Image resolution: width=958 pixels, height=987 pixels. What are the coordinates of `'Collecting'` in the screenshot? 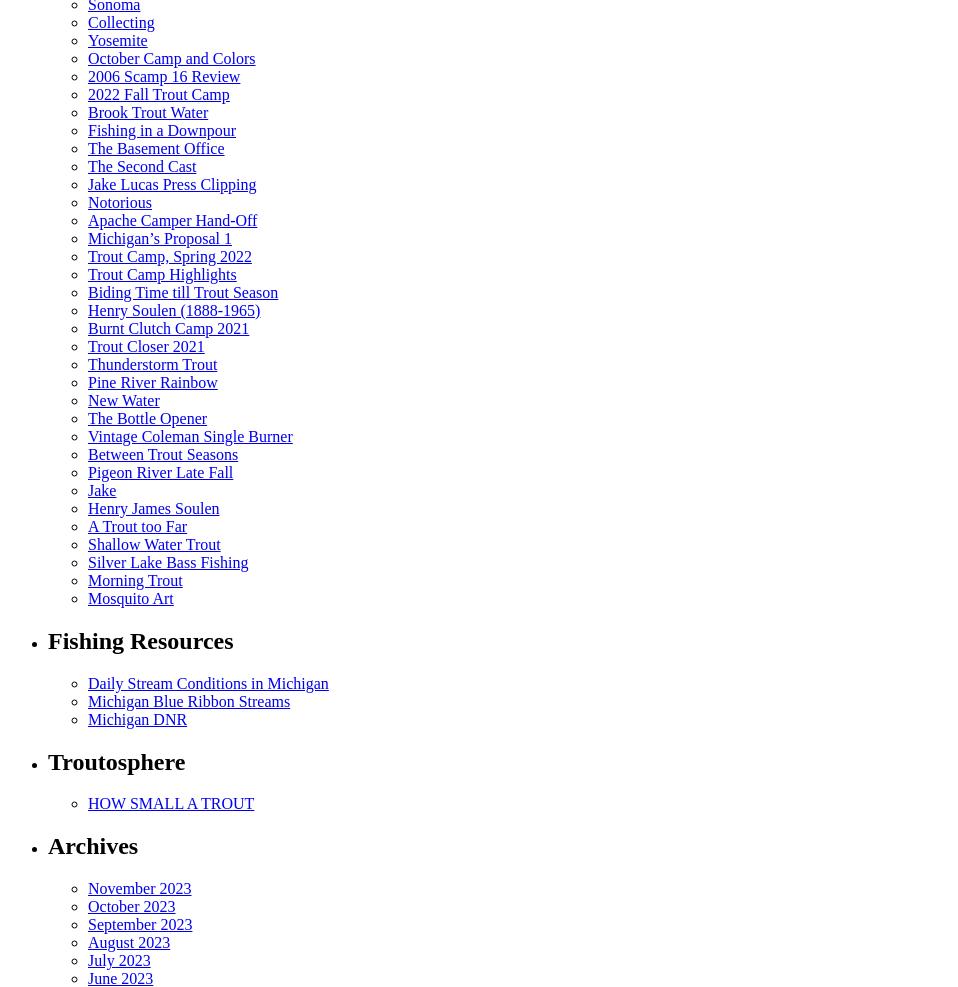 It's located at (120, 20).